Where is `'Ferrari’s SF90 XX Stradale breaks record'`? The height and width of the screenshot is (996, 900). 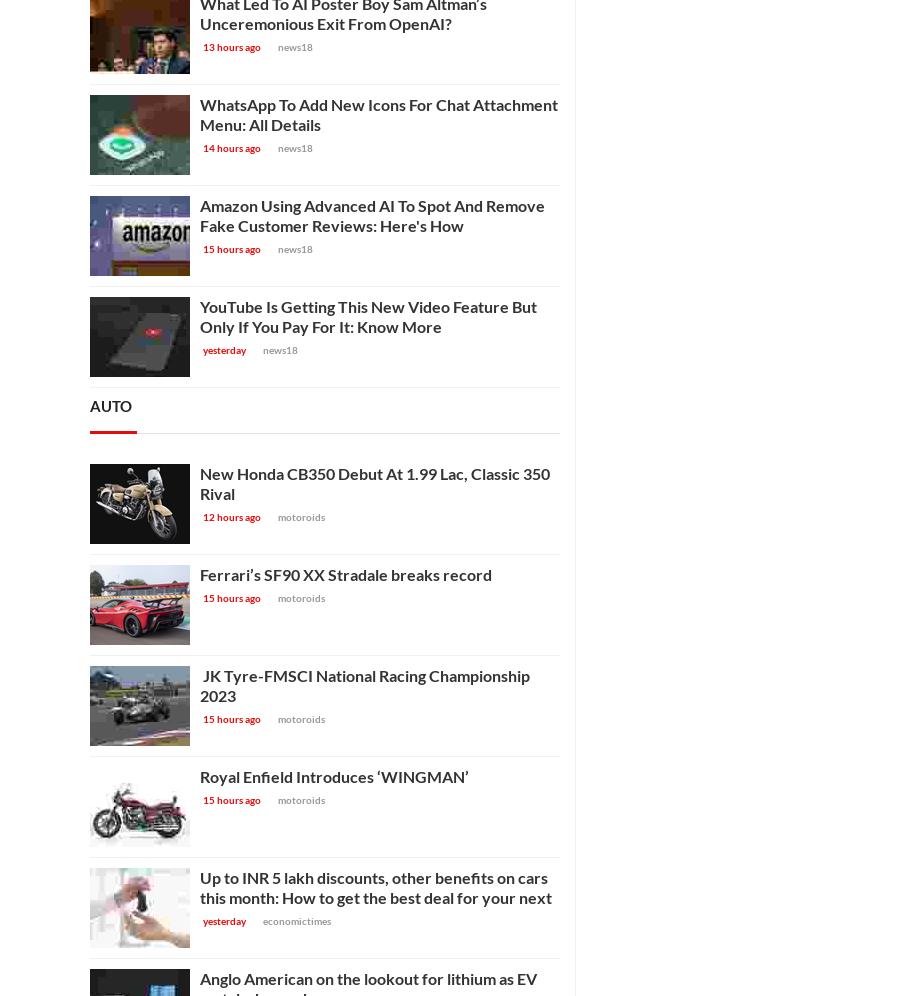 'Ferrari’s SF90 XX Stradale breaks record' is located at coordinates (345, 572).